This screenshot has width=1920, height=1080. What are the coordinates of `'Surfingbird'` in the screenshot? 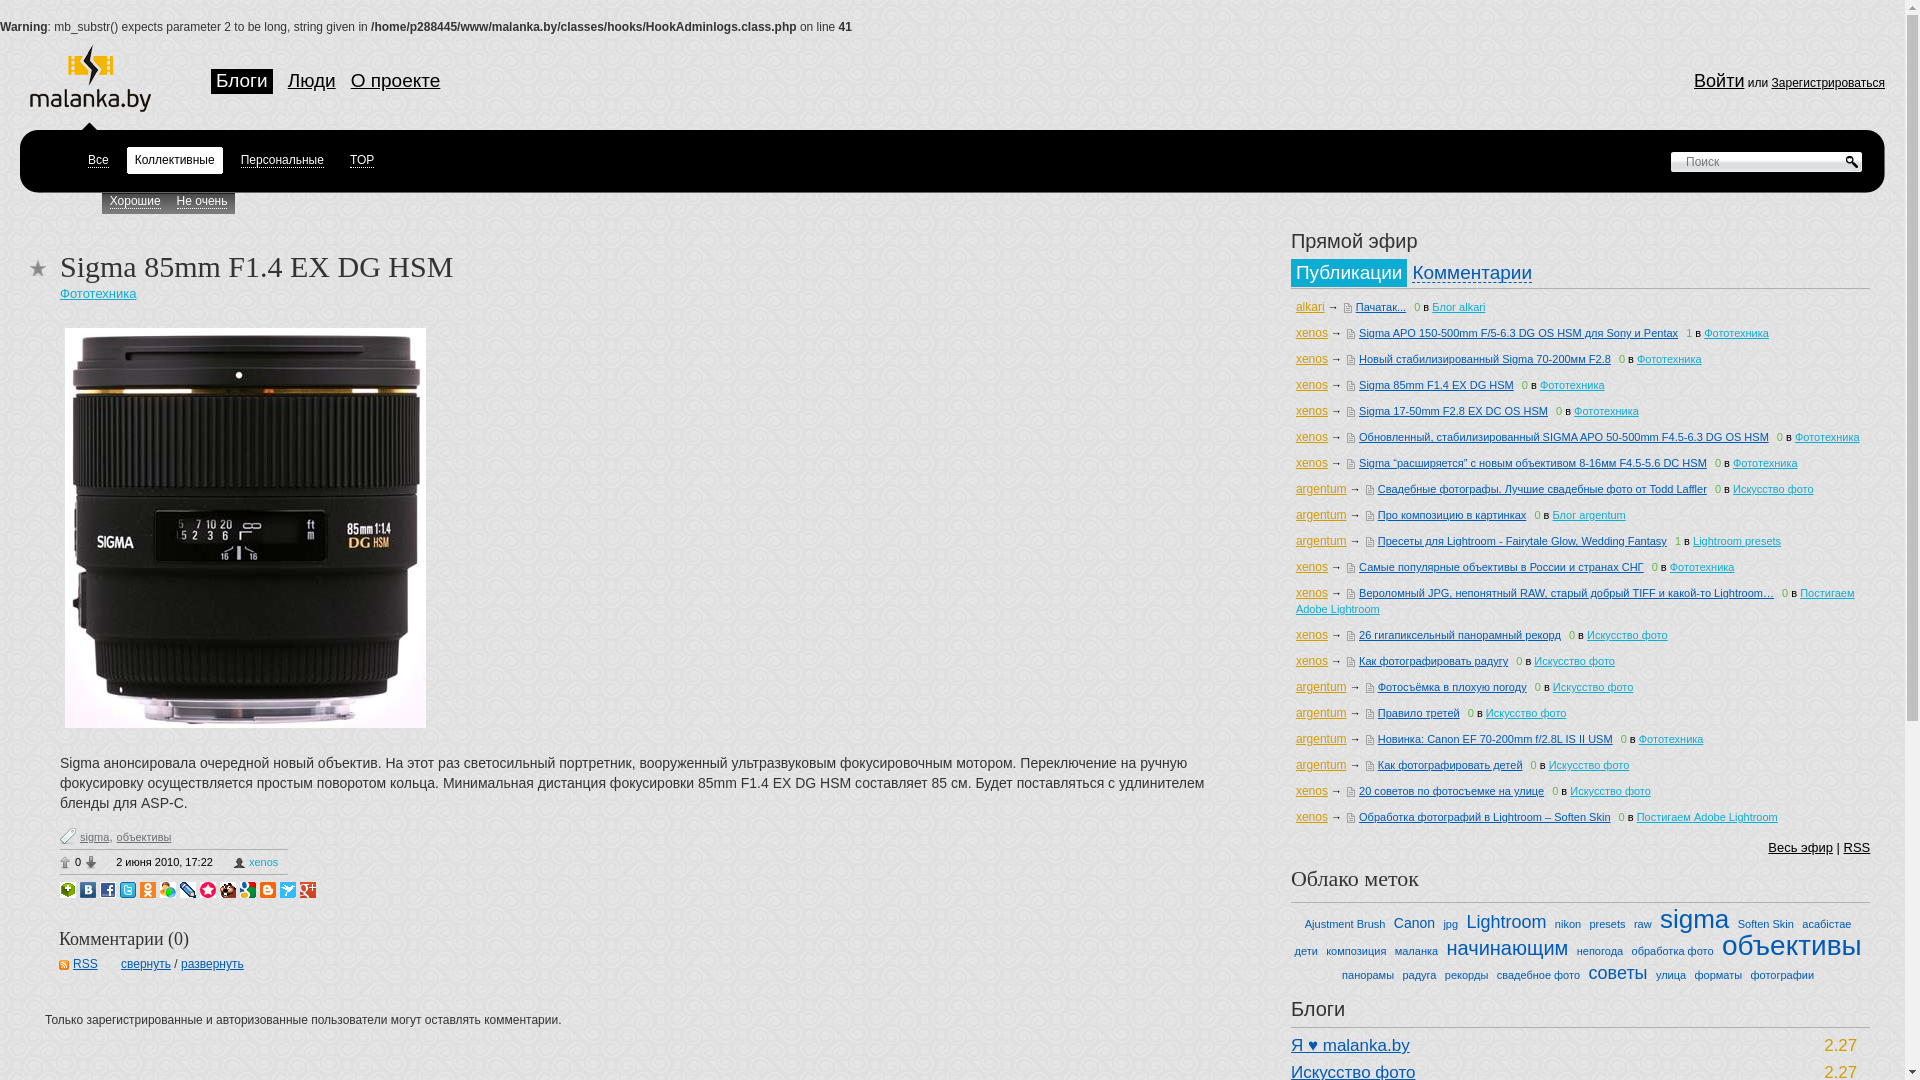 It's located at (287, 889).